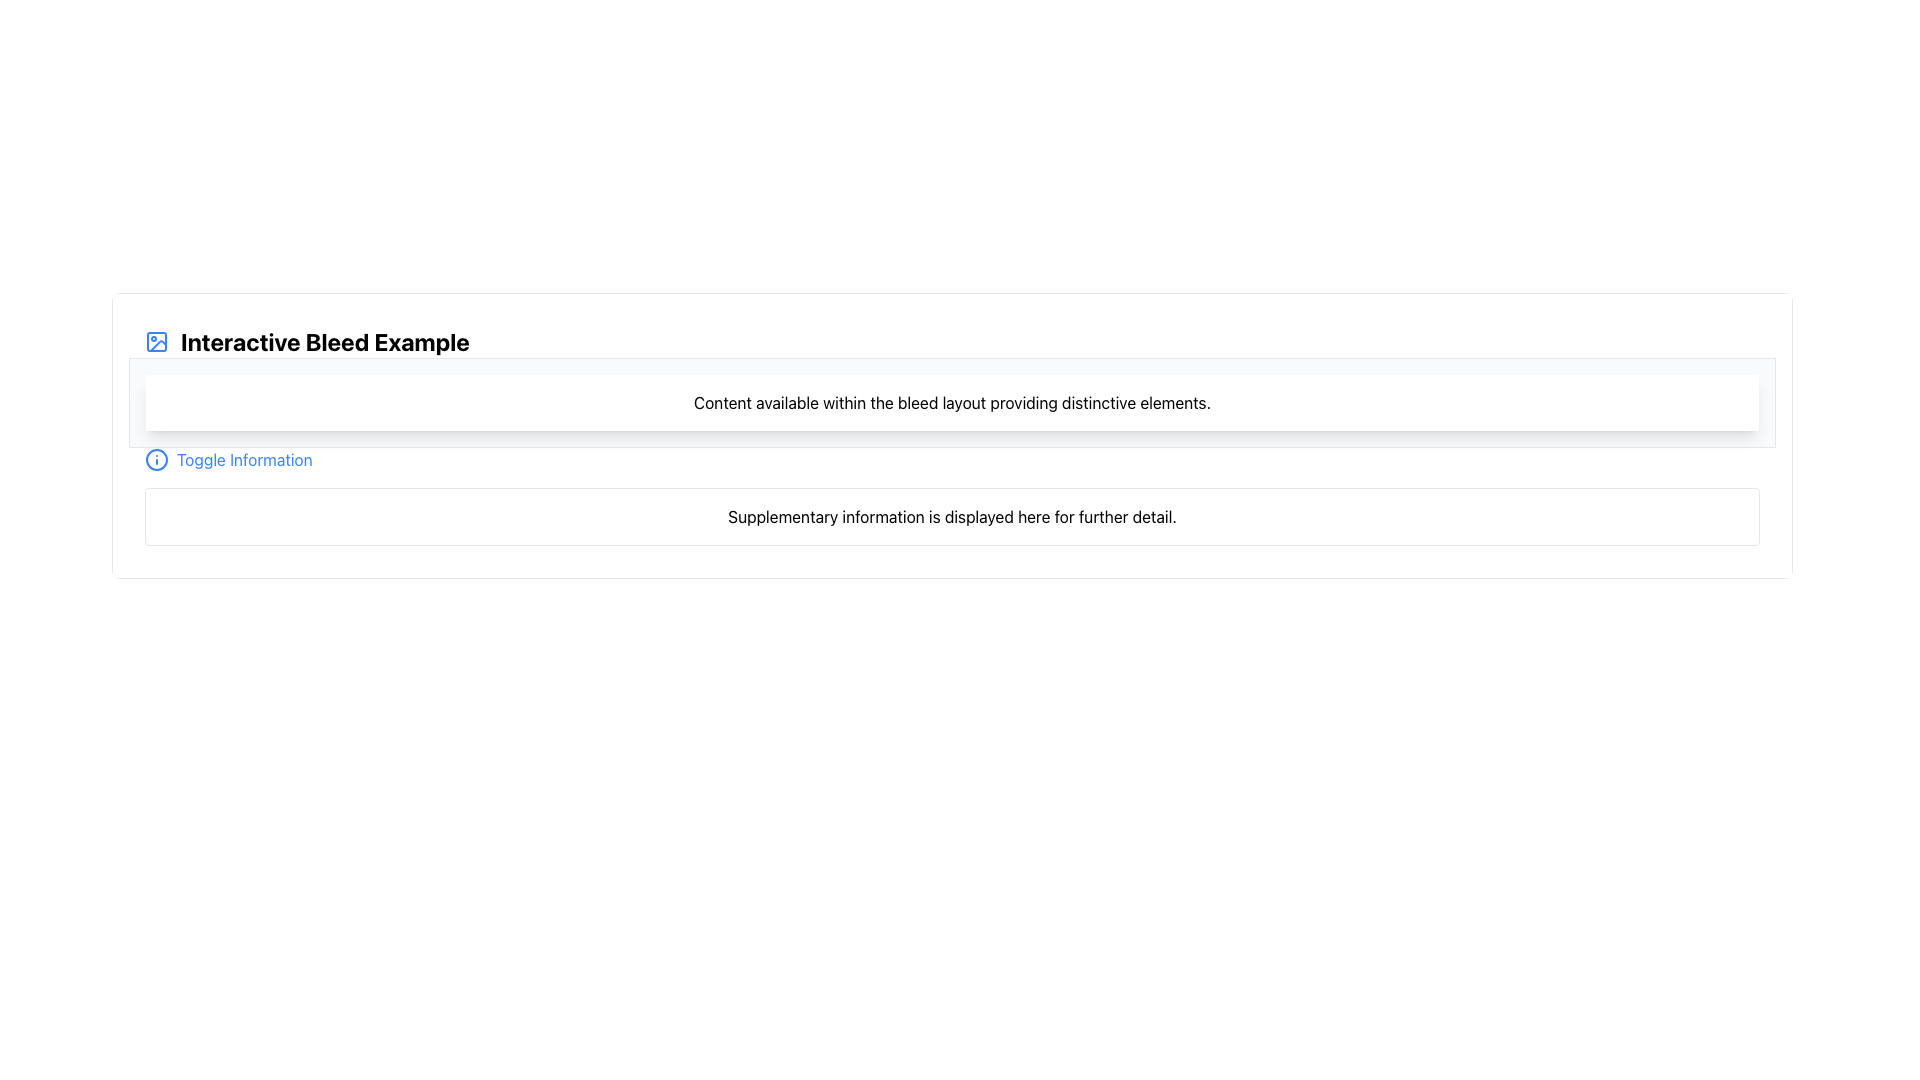 Image resolution: width=1920 pixels, height=1080 pixels. I want to click on the small blue square icon resembling a picture frame, positioned to the left of the 'Interactive Bleed Example' label, so click(156, 341).